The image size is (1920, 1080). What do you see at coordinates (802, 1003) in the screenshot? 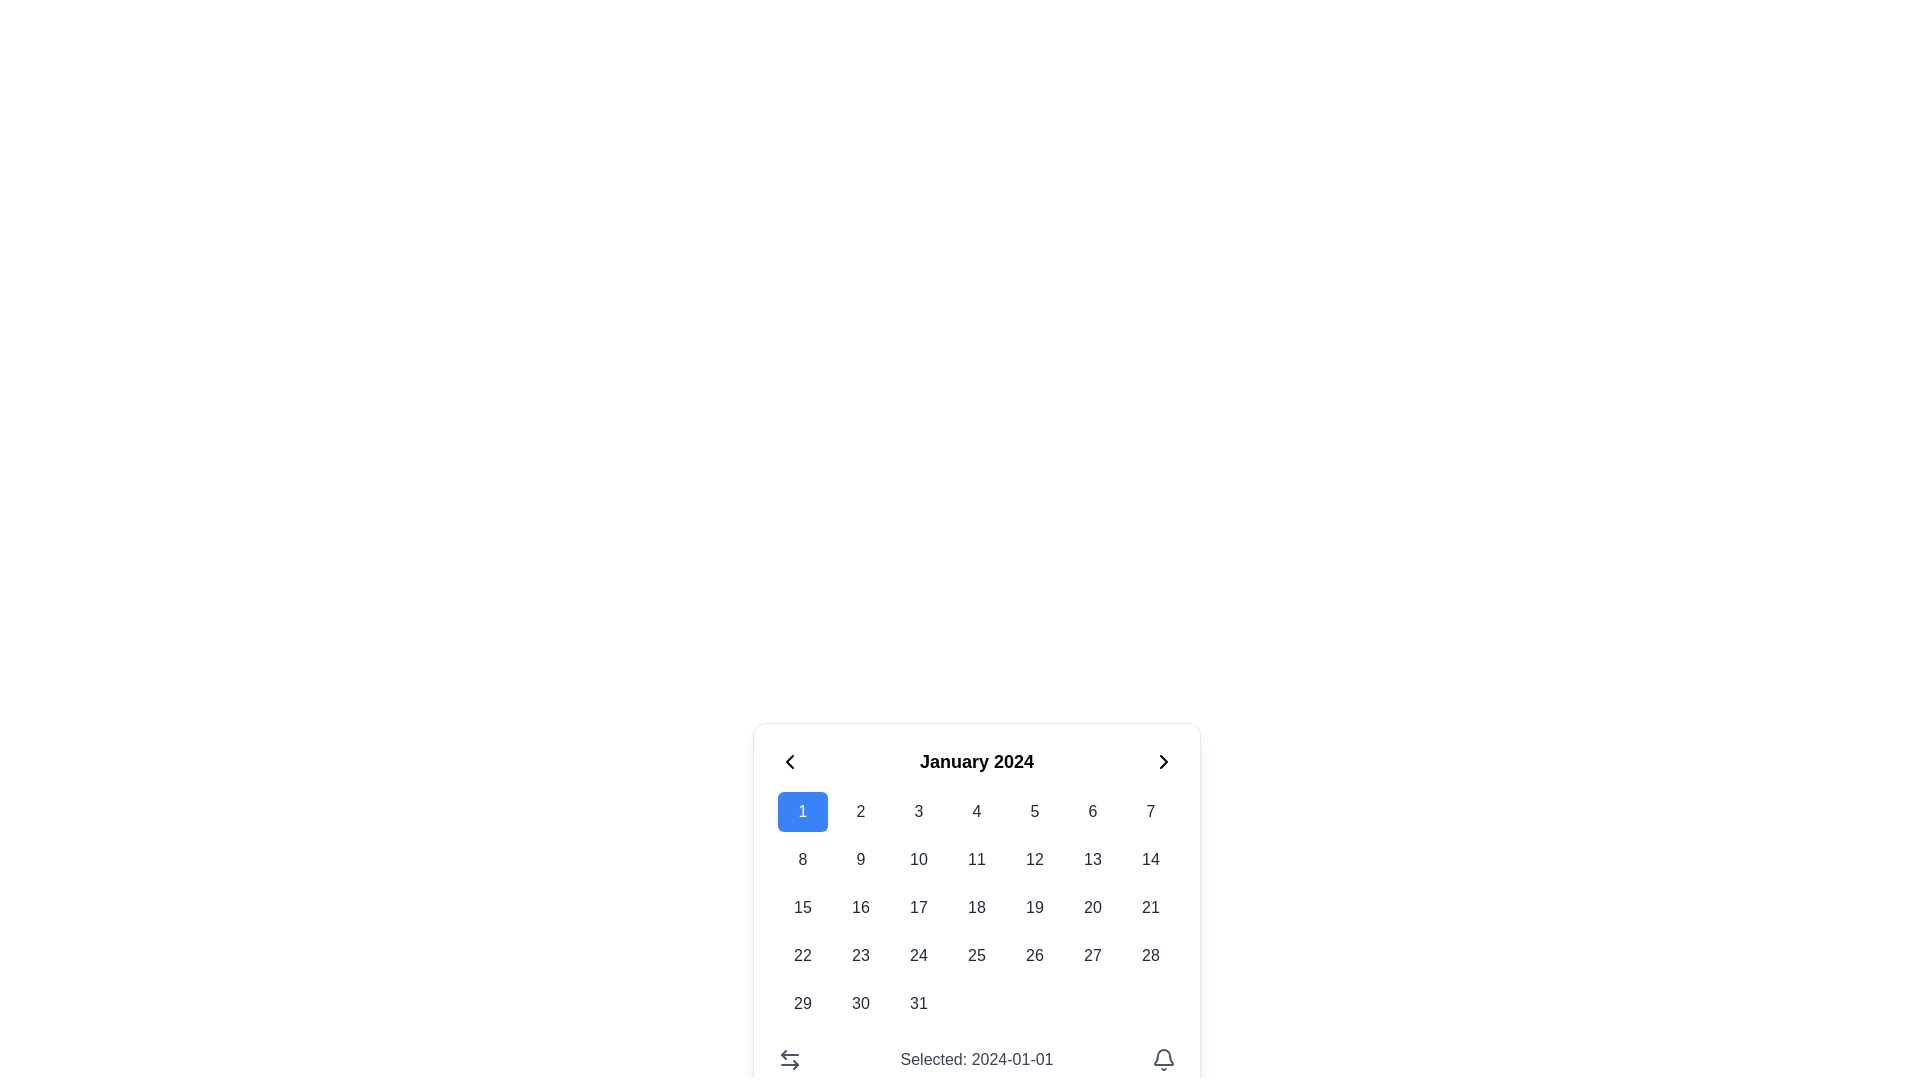
I see `the calendar date button located in the sixth row and first column of the grid` at bounding box center [802, 1003].